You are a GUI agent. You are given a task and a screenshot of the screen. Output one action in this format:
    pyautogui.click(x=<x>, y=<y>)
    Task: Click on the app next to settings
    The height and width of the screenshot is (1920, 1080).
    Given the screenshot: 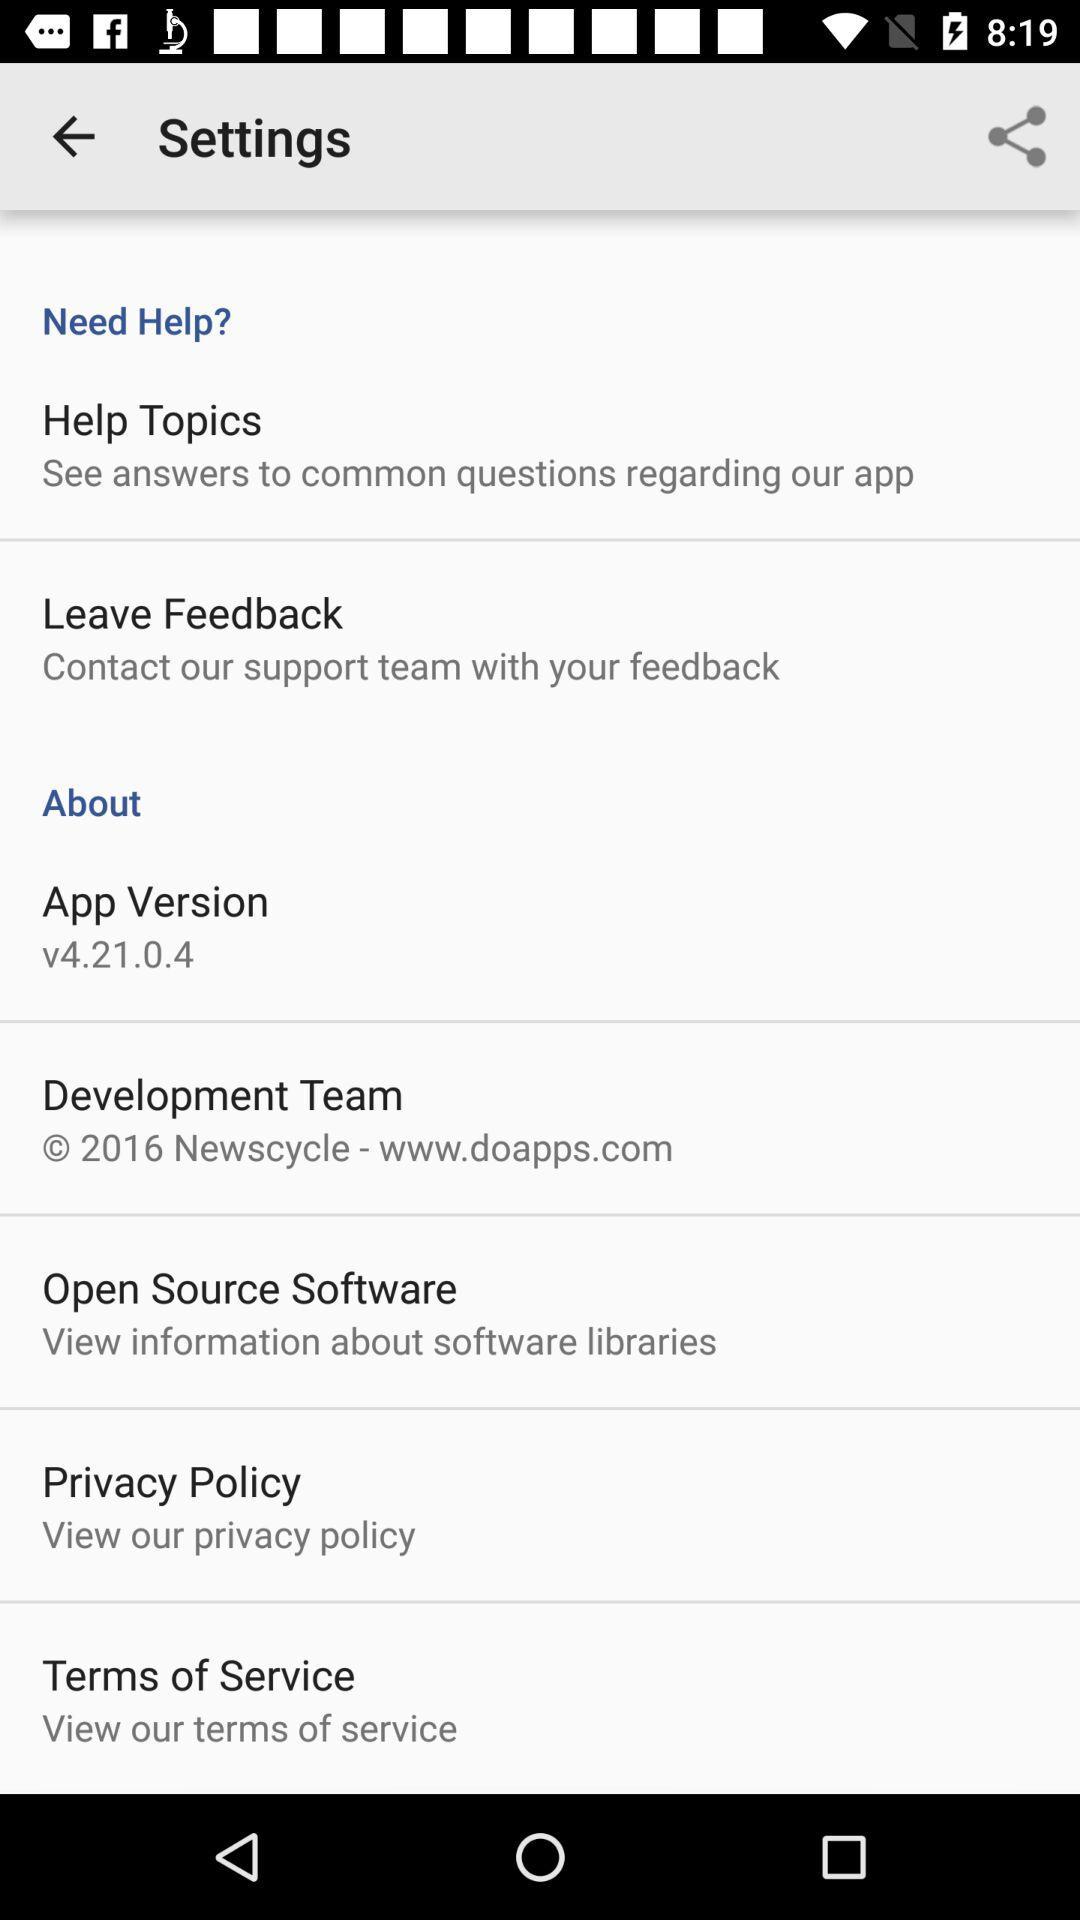 What is the action you would take?
    pyautogui.click(x=72, y=135)
    